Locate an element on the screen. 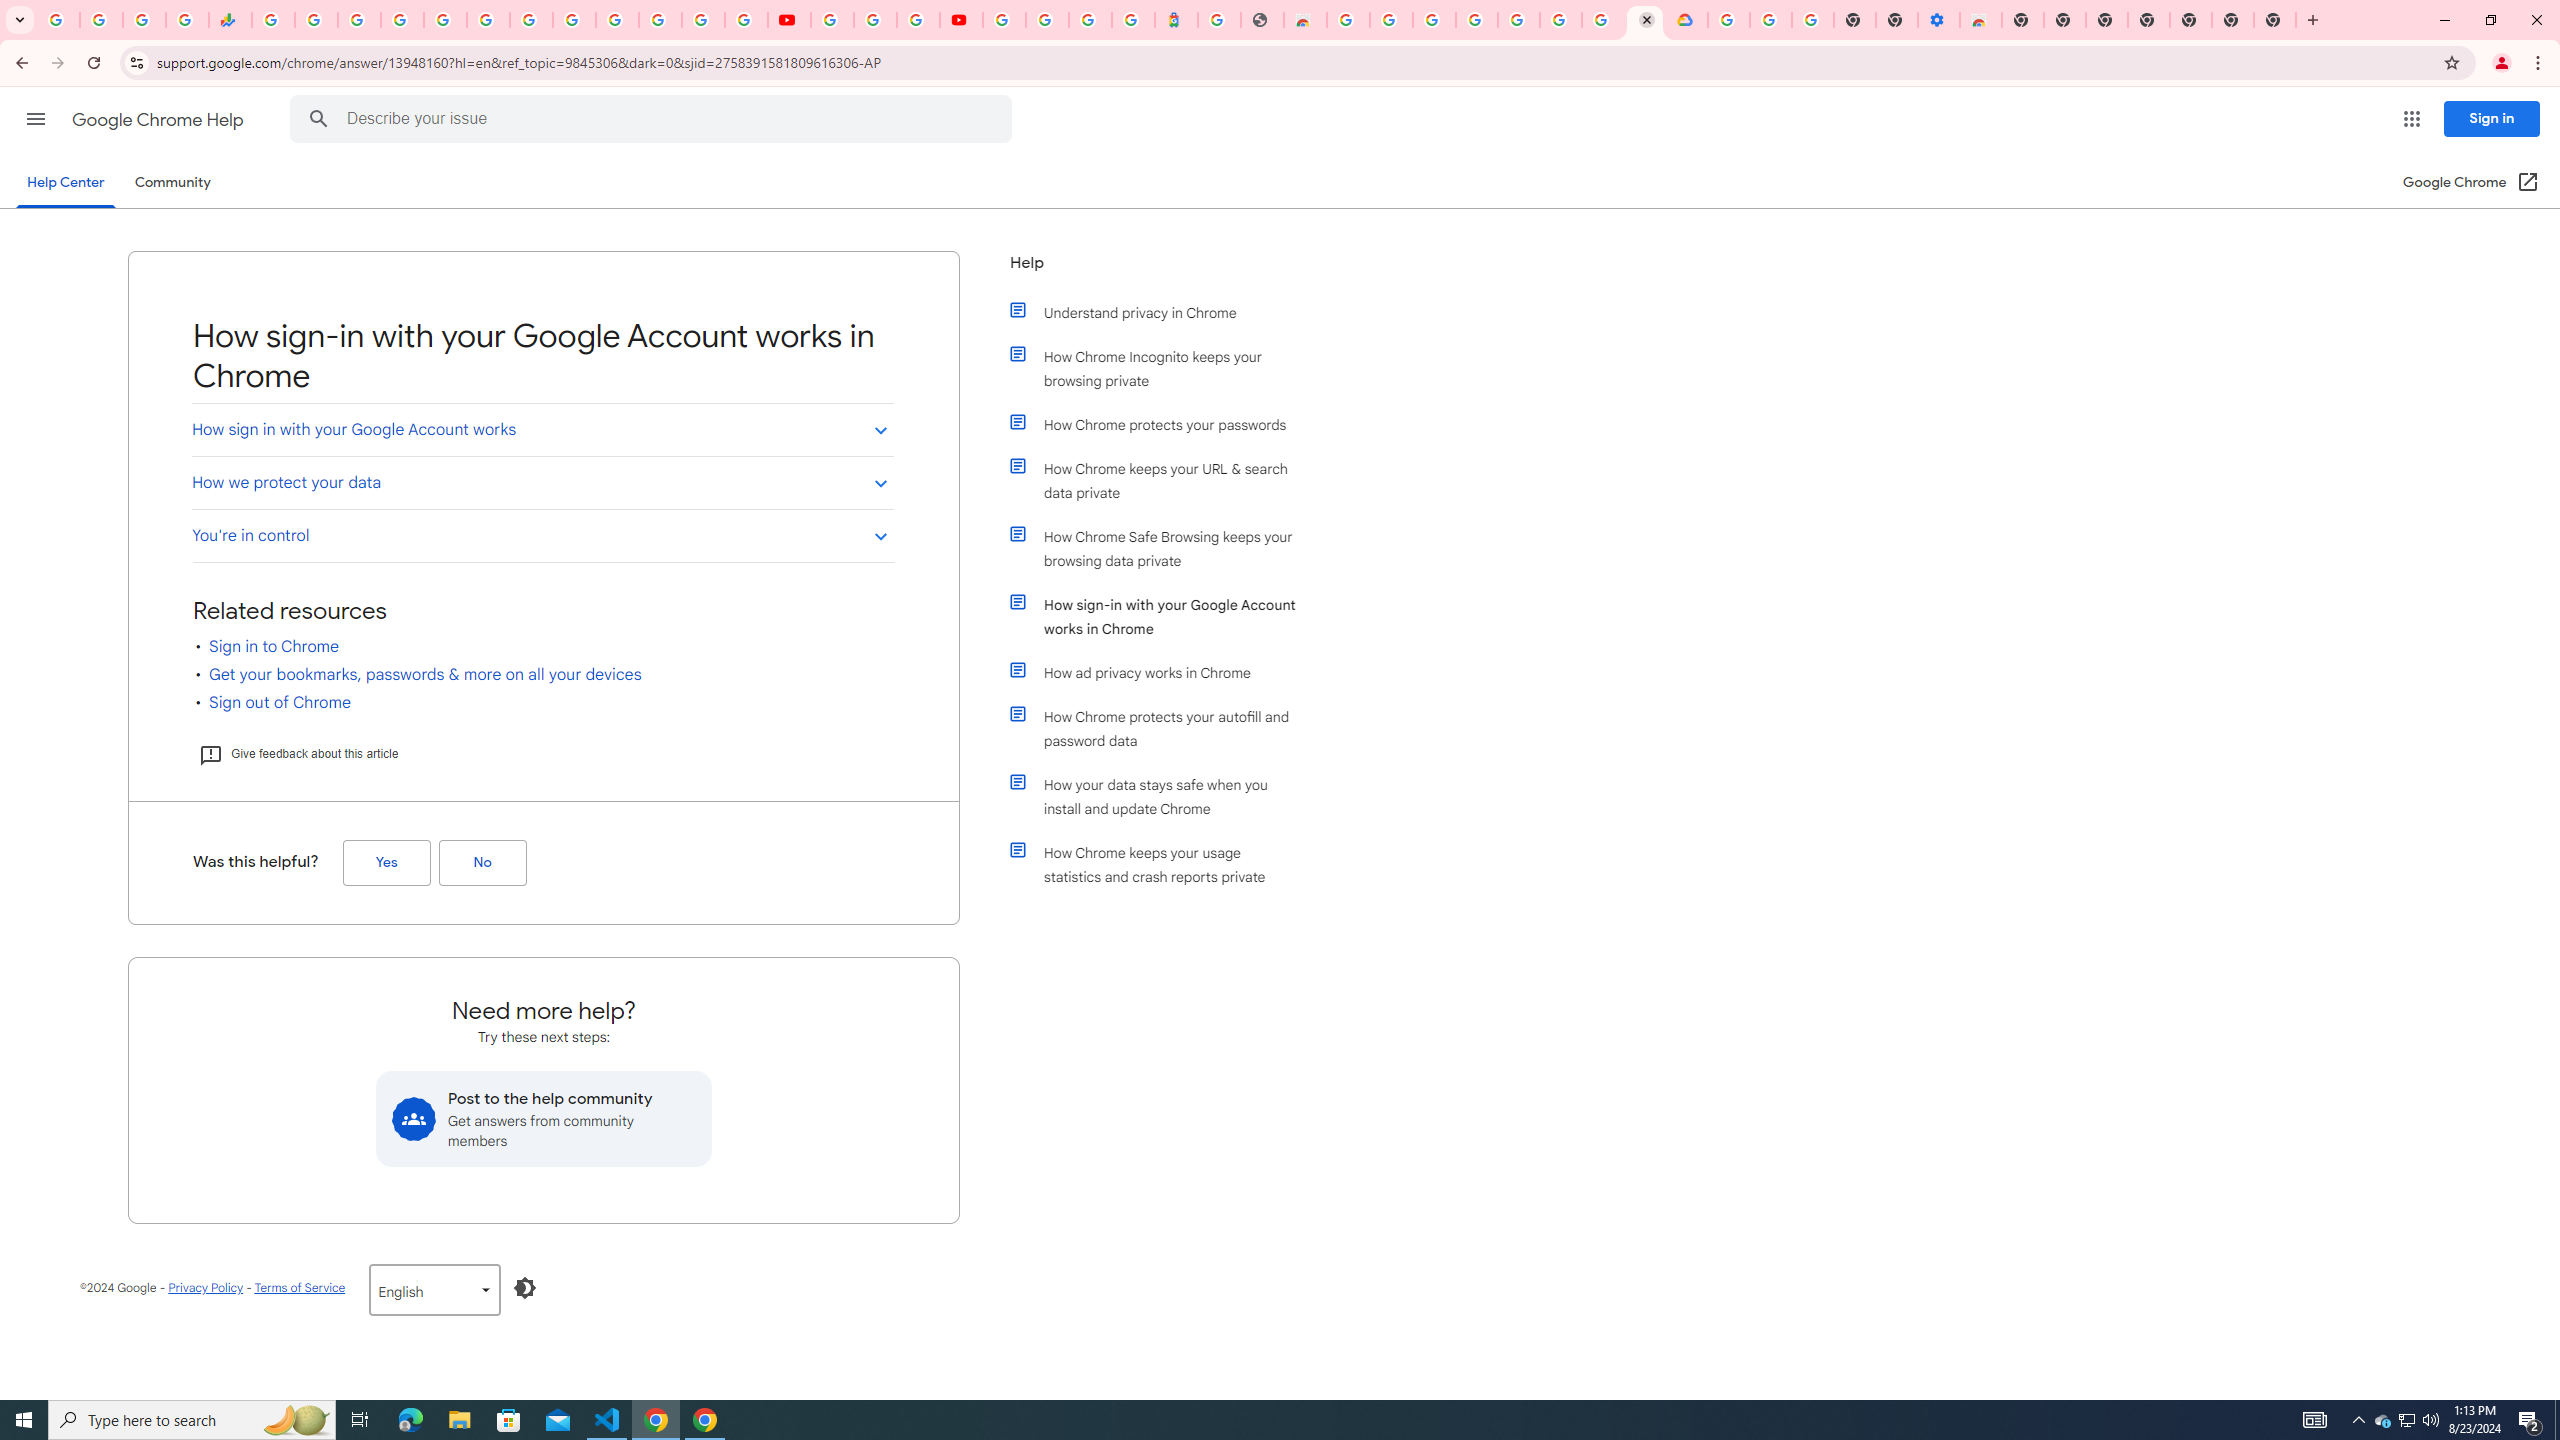 Image resolution: width=2560 pixels, height=1440 pixels. 'Sign in - Google Accounts' is located at coordinates (400, 19).